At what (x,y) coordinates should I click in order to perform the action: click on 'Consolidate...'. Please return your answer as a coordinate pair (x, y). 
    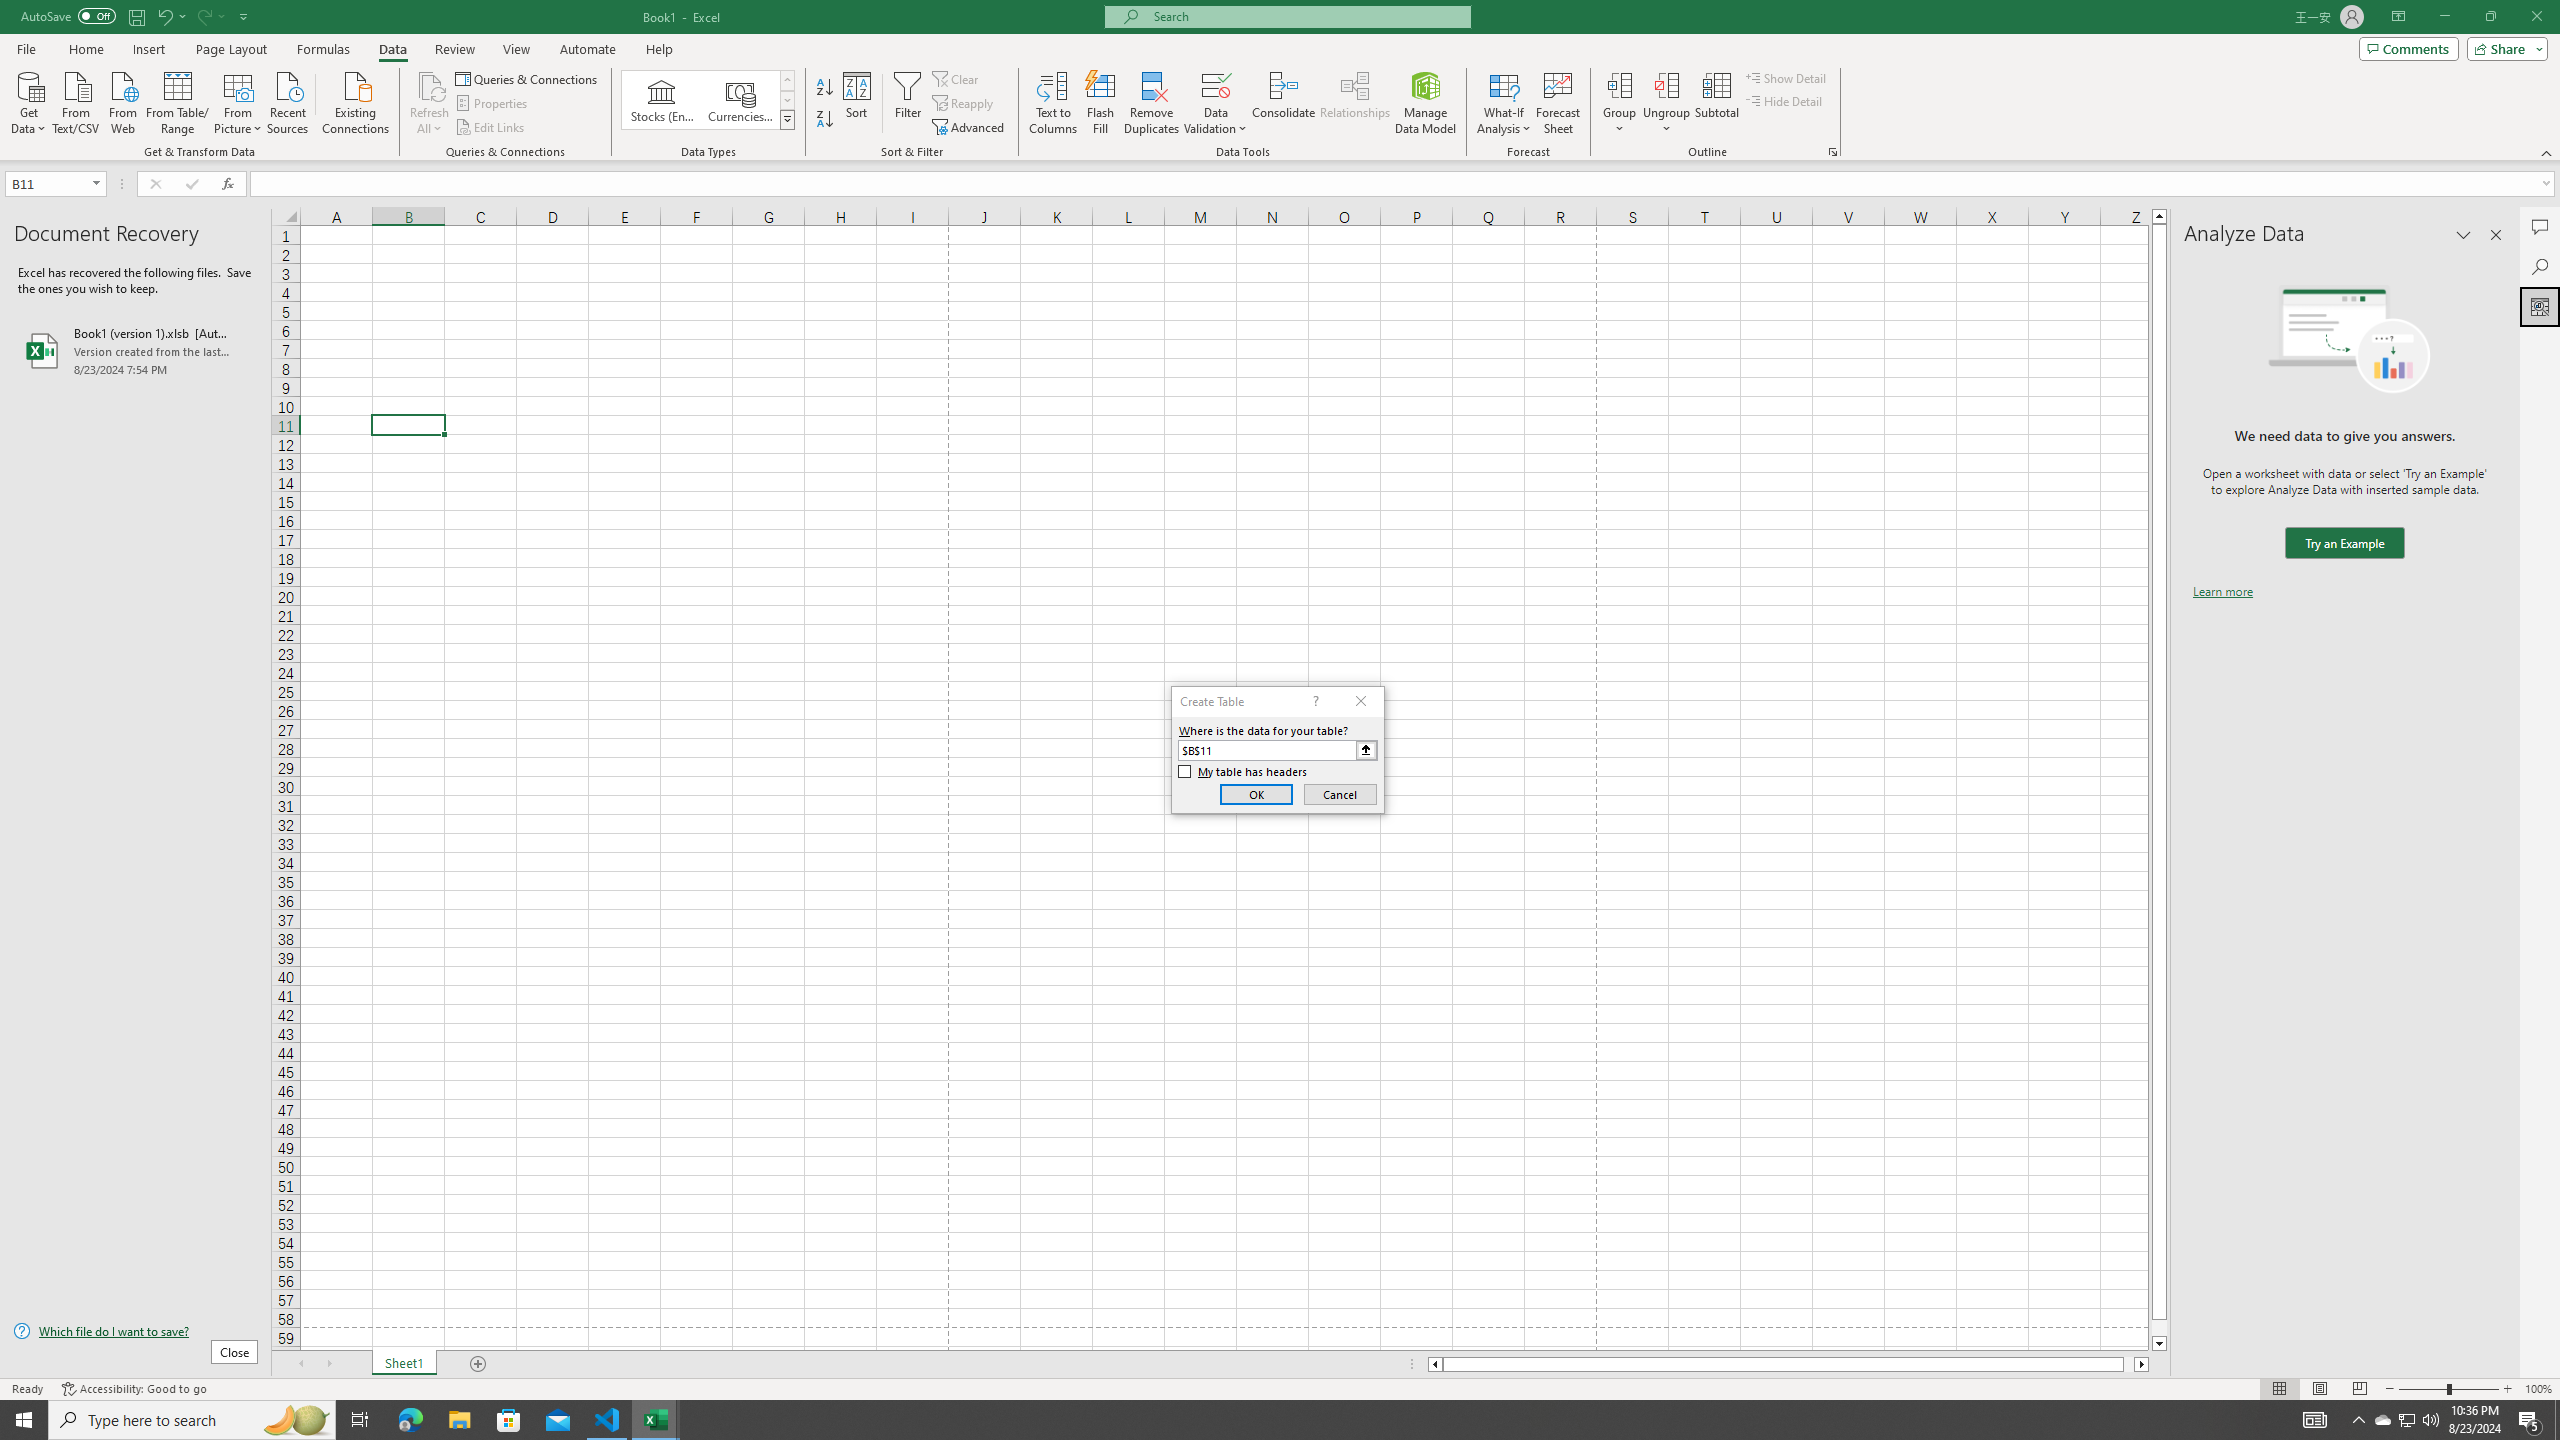
    Looking at the image, I should click on (1283, 103).